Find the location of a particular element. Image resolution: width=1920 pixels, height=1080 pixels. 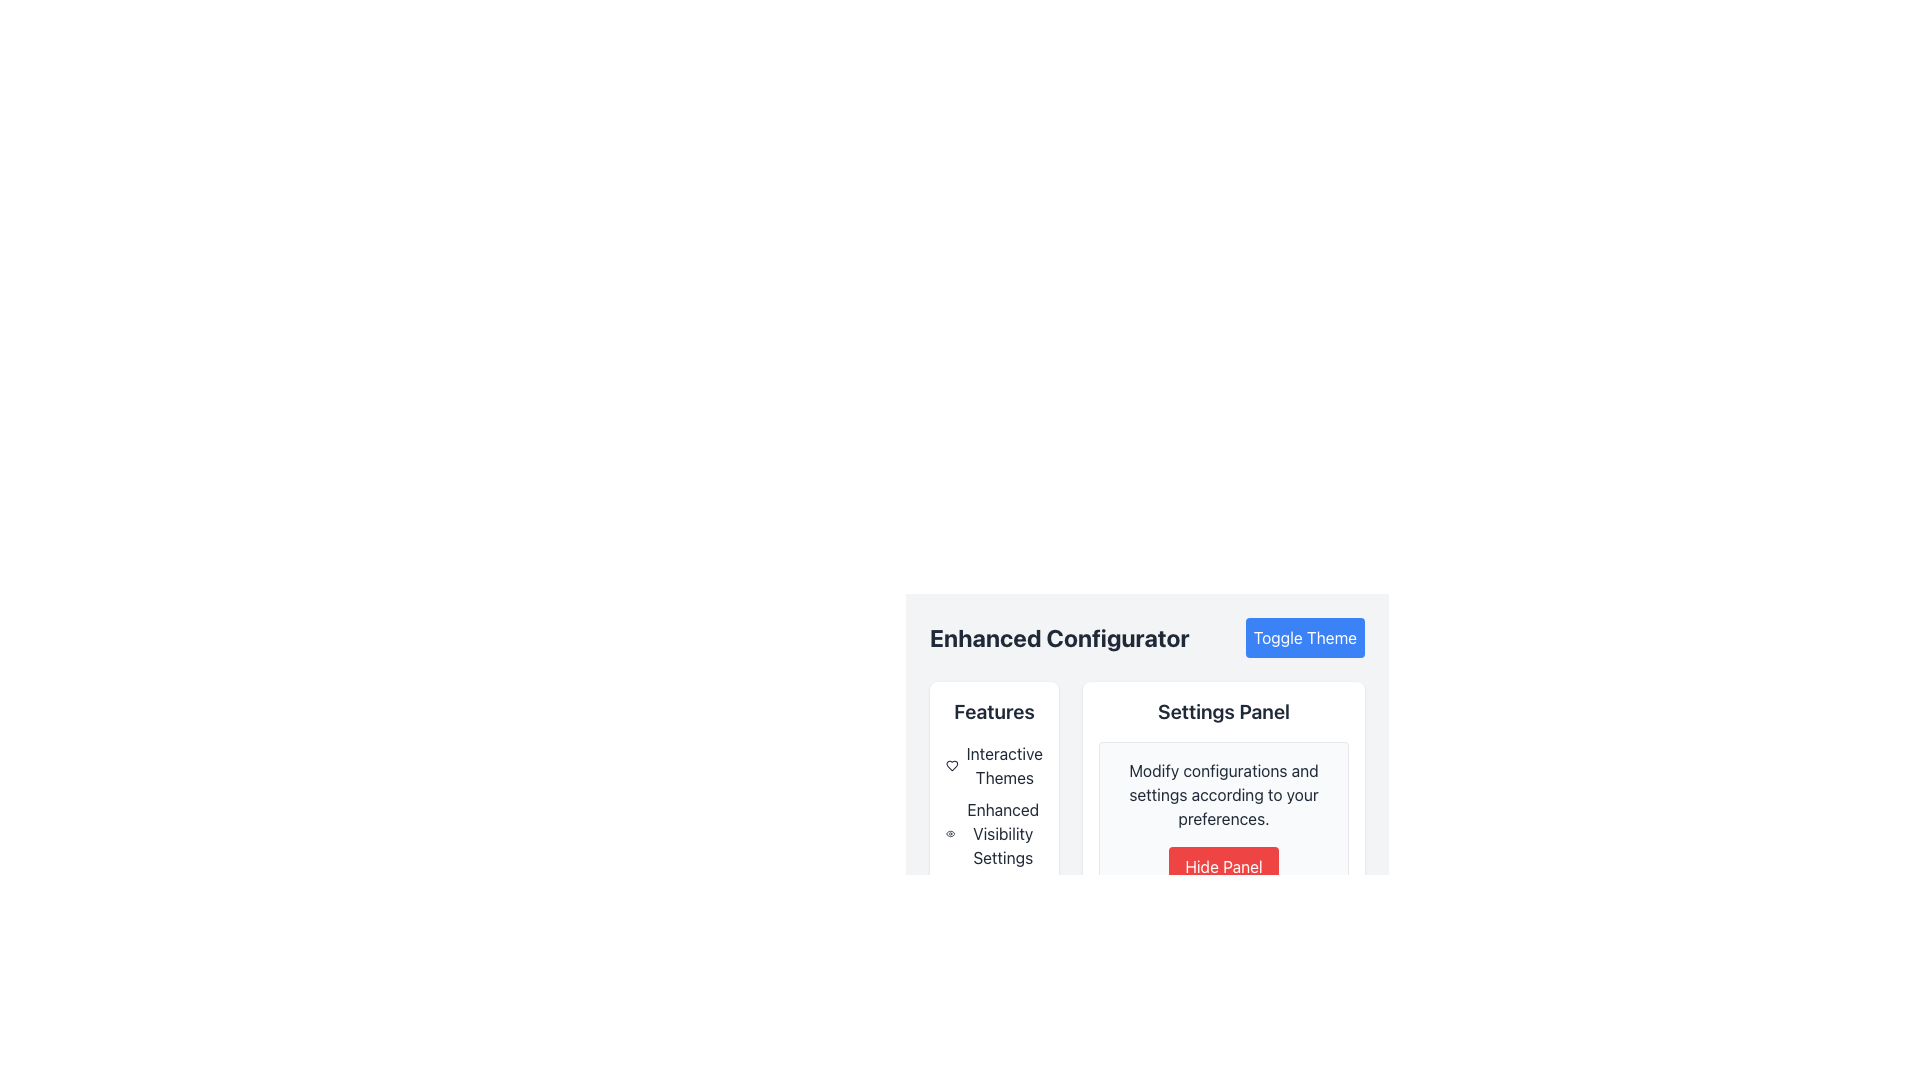

text header 'Settings Panel' to understand the section's purpose, which is prominently displayed at the top of the panel is located at coordinates (1223, 711).